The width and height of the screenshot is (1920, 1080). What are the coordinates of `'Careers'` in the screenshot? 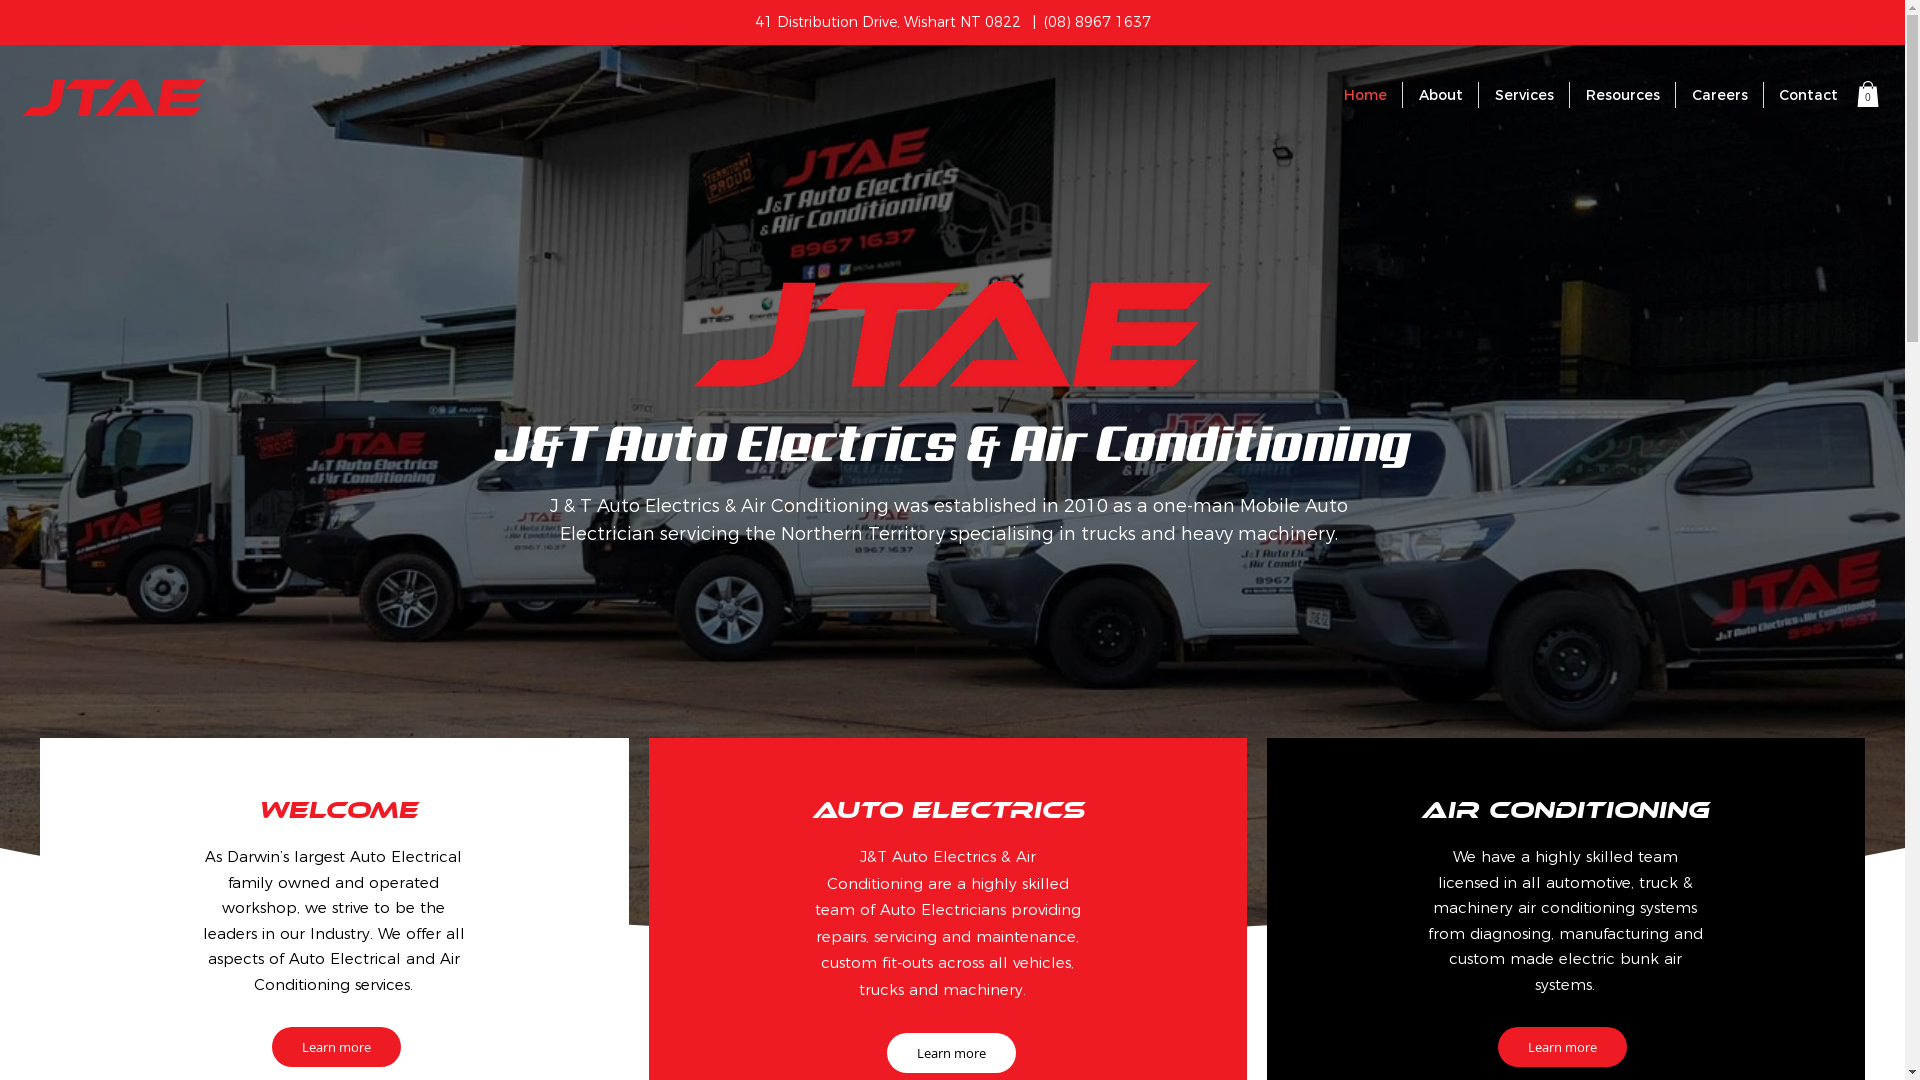 It's located at (1718, 95).